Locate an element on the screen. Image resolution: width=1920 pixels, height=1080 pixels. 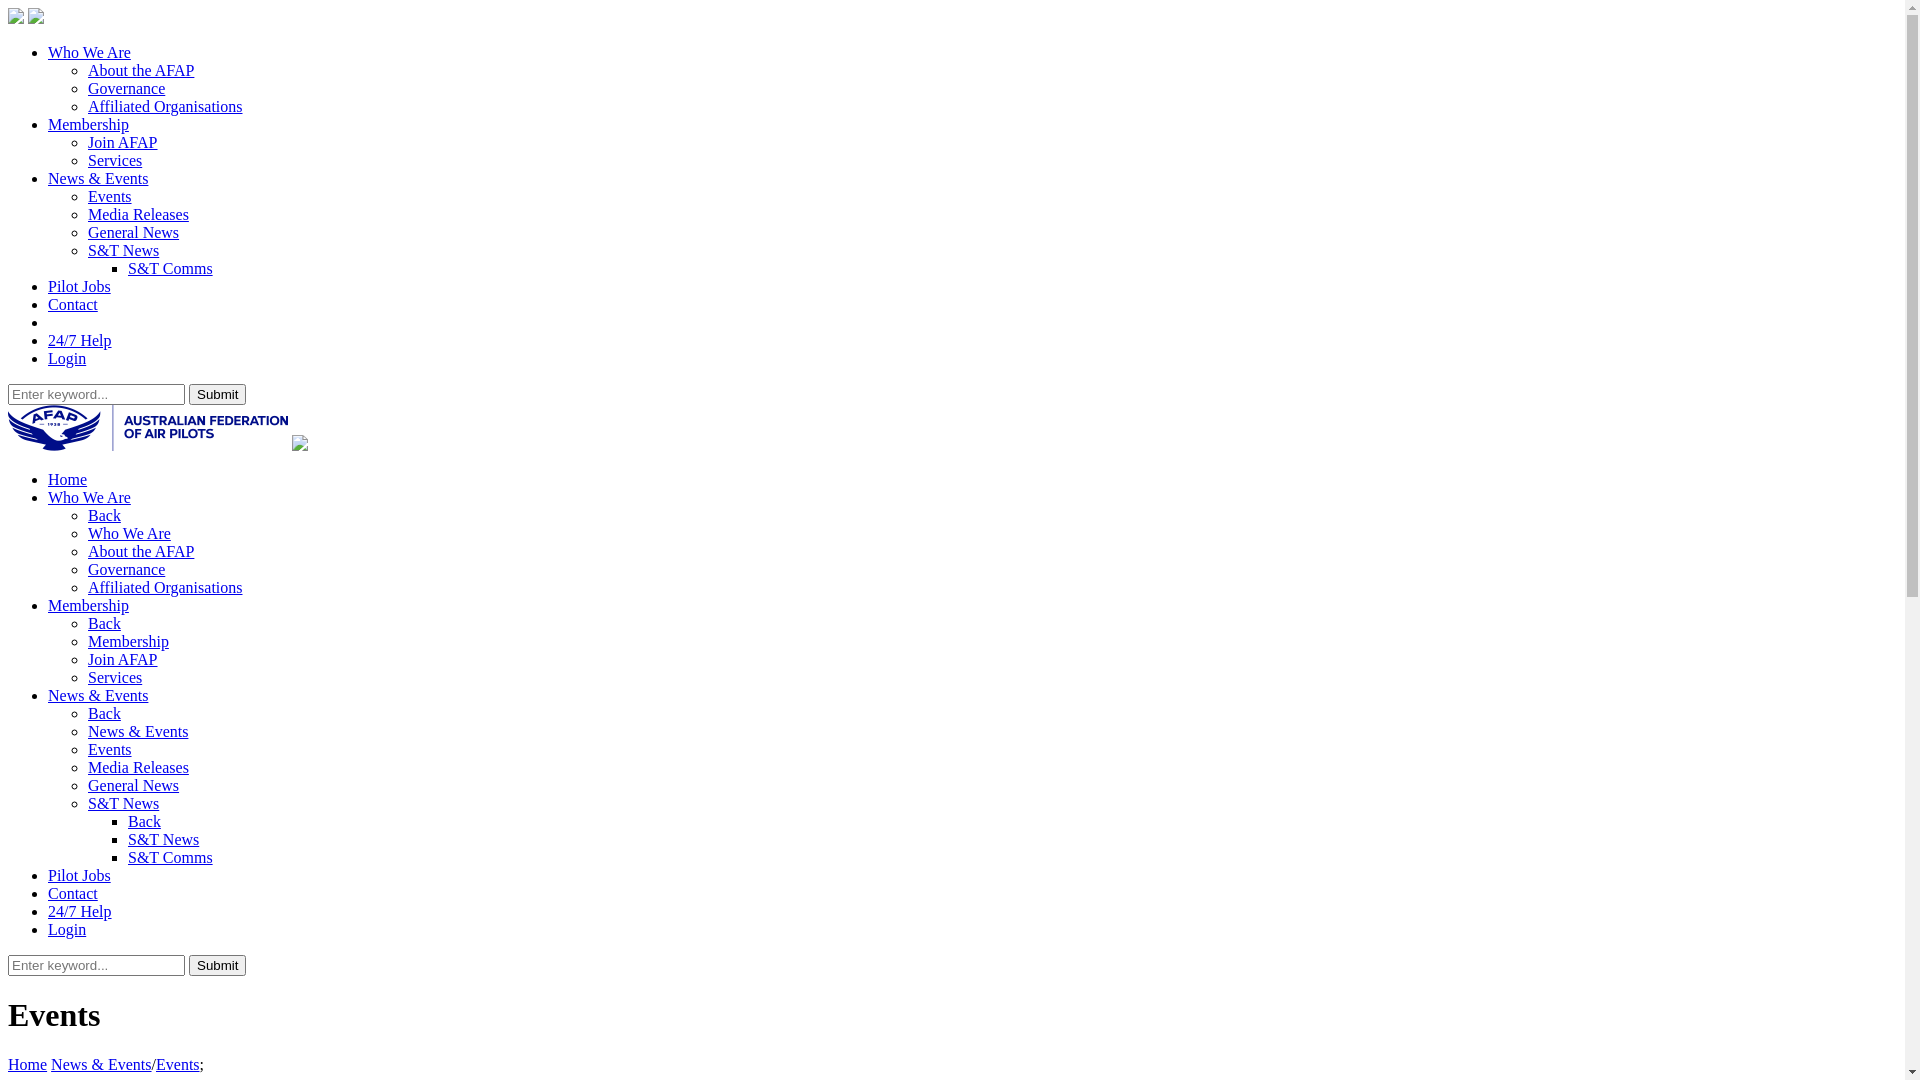
'Home' is located at coordinates (48, 479).